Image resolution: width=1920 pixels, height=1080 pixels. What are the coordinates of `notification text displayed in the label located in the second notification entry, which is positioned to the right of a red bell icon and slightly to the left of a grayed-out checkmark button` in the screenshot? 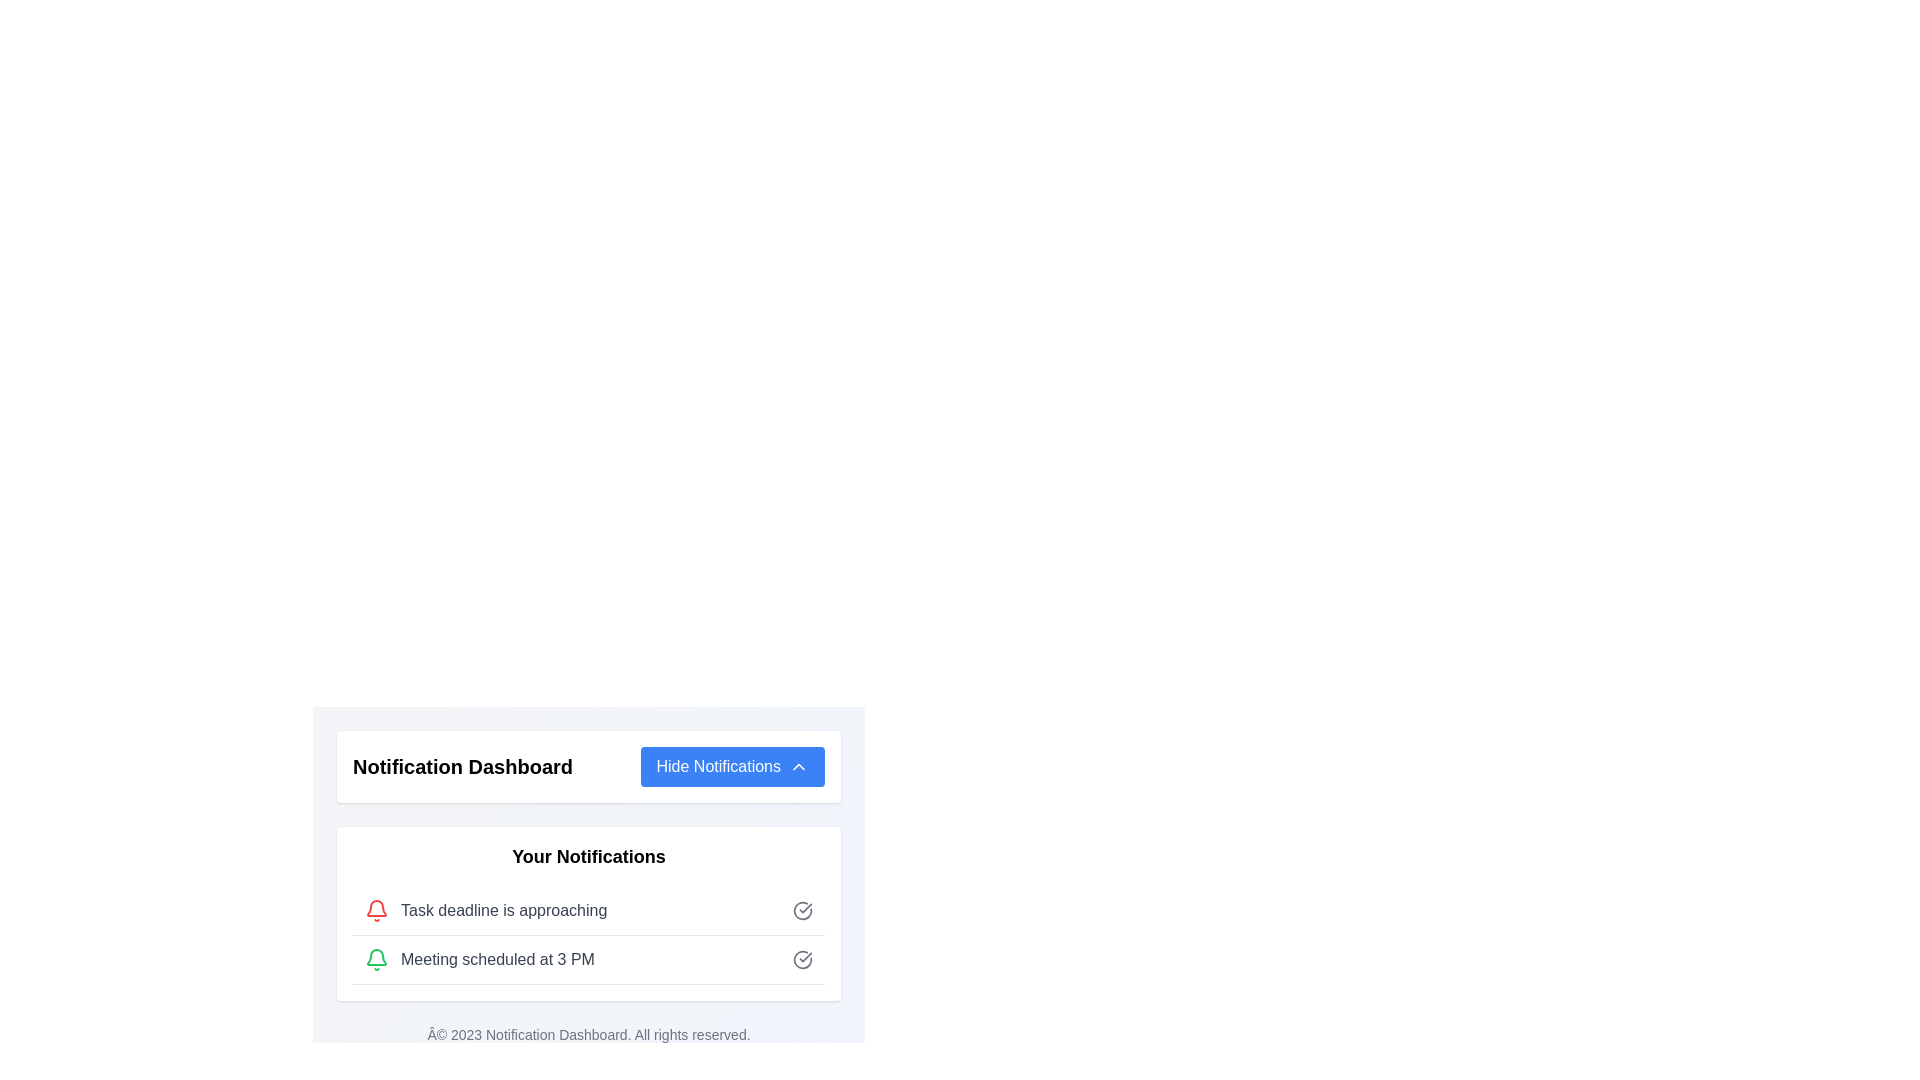 It's located at (504, 910).